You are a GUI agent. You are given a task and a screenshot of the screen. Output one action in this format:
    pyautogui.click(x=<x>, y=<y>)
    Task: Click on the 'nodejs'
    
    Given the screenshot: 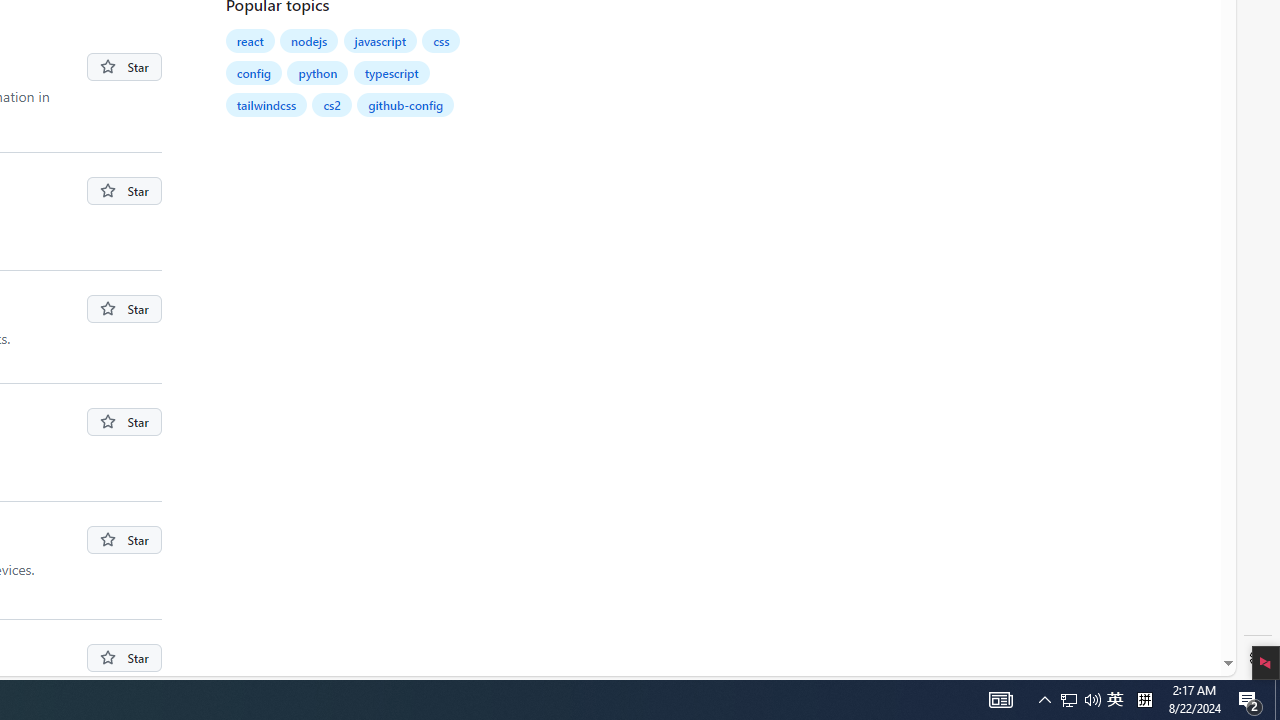 What is the action you would take?
    pyautogui.click(x=309, y=41)
    